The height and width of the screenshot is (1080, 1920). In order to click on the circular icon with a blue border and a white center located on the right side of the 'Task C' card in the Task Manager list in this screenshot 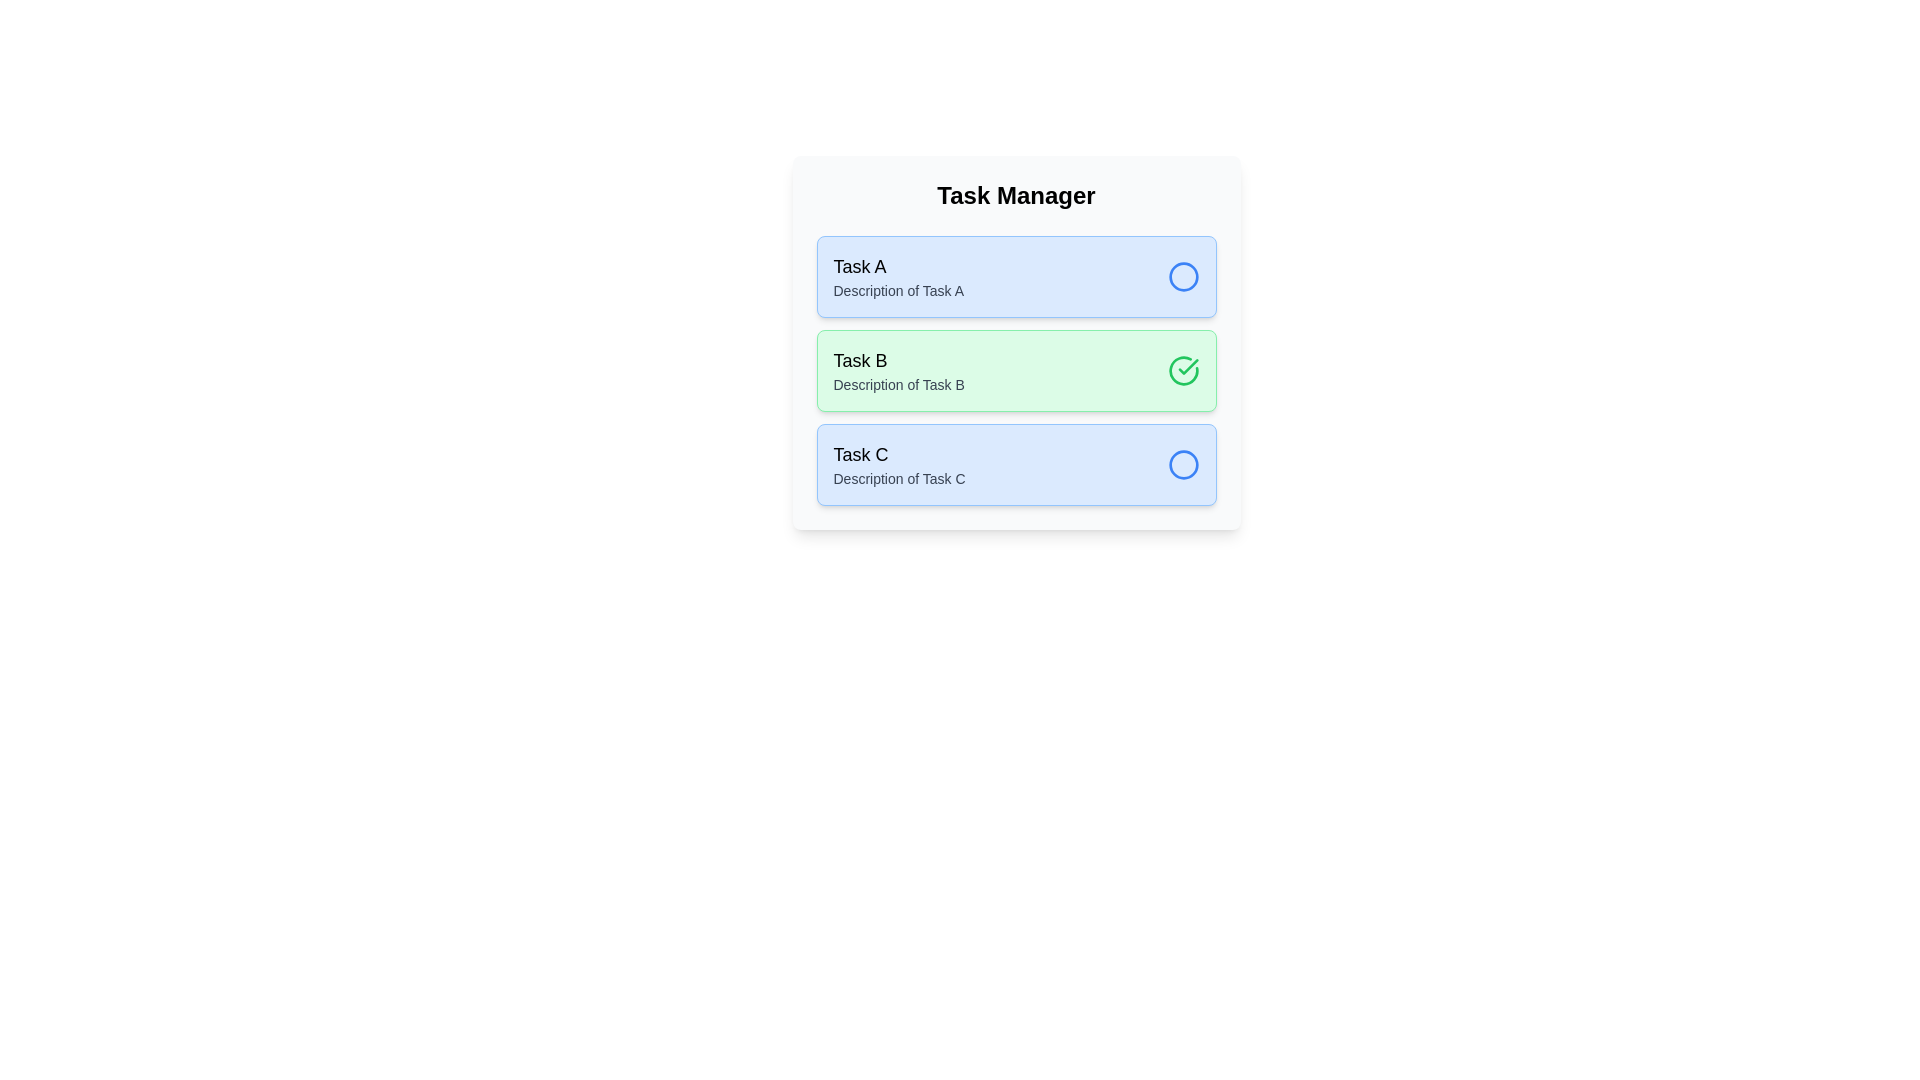, I will do `click(1183, 465)`.